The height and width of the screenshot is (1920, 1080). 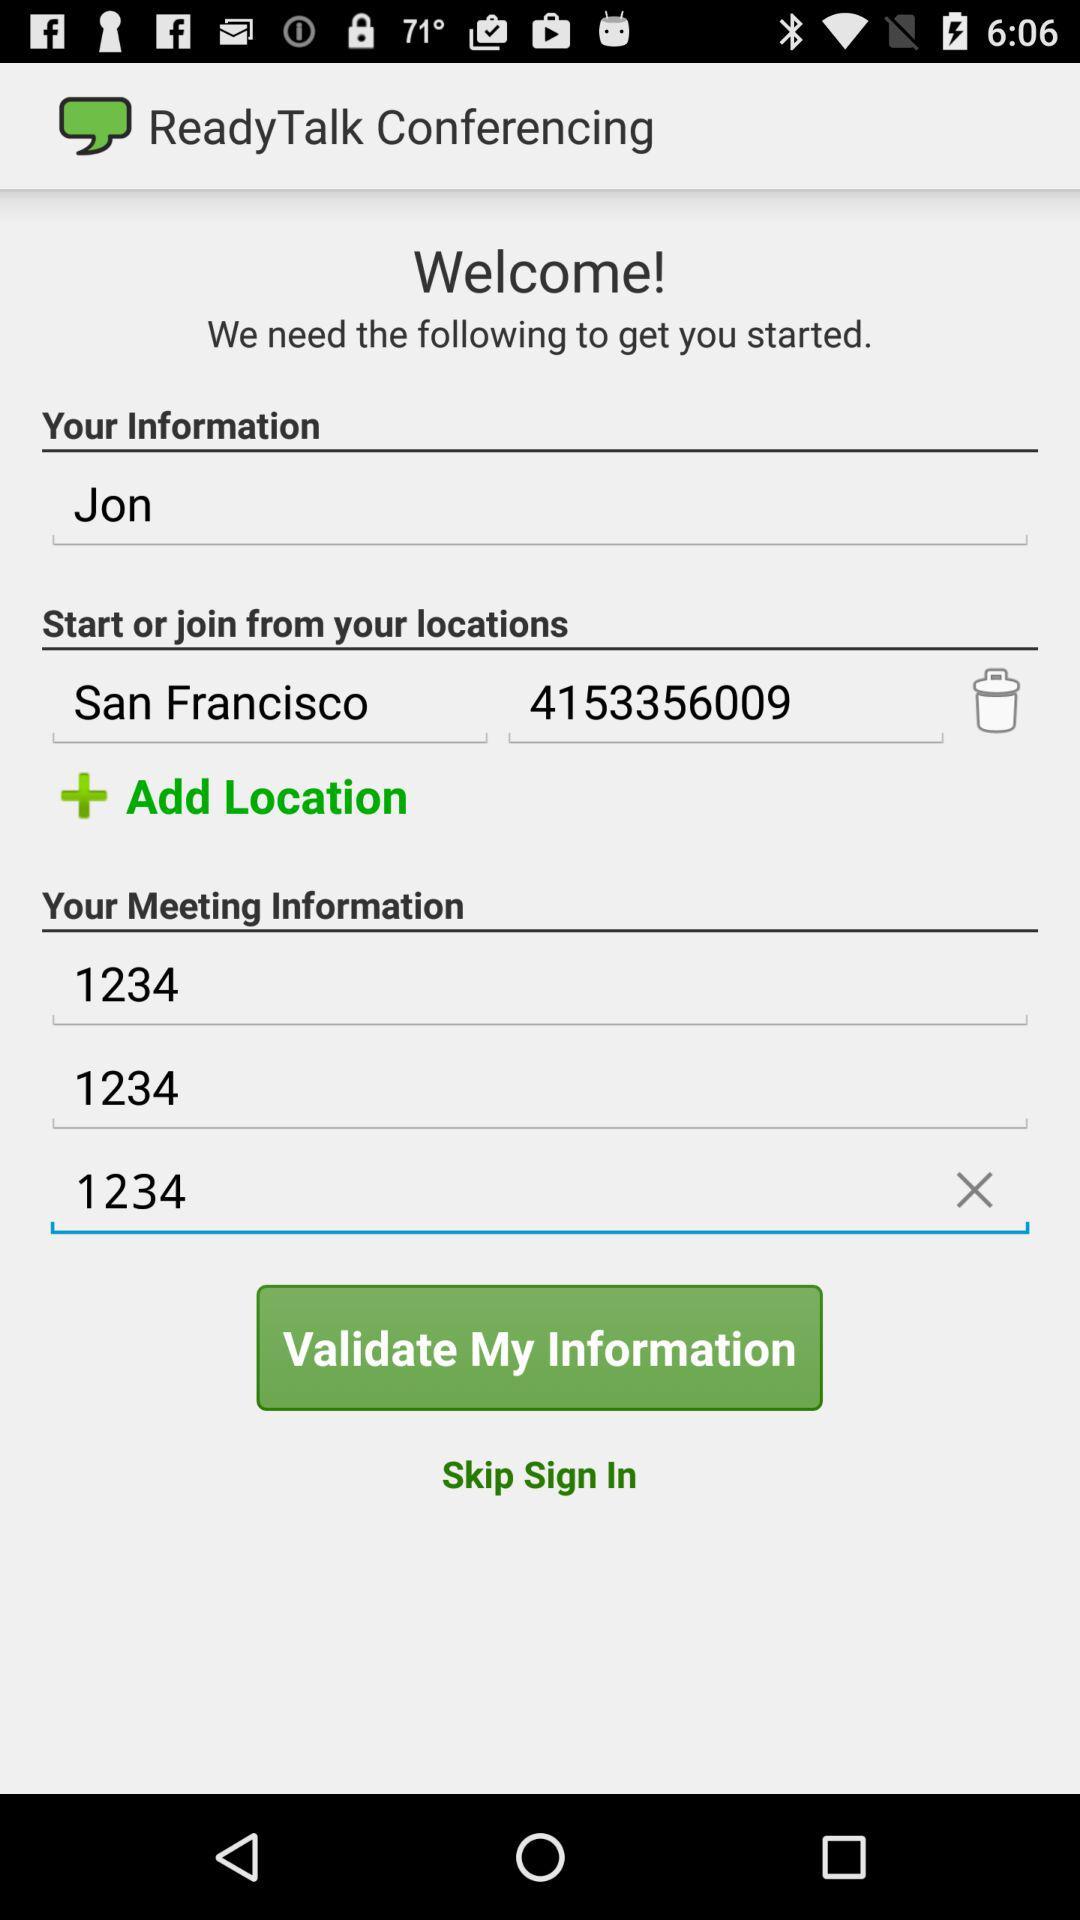 I want to click on the item next to san francisco, so click(x=725, y=701).